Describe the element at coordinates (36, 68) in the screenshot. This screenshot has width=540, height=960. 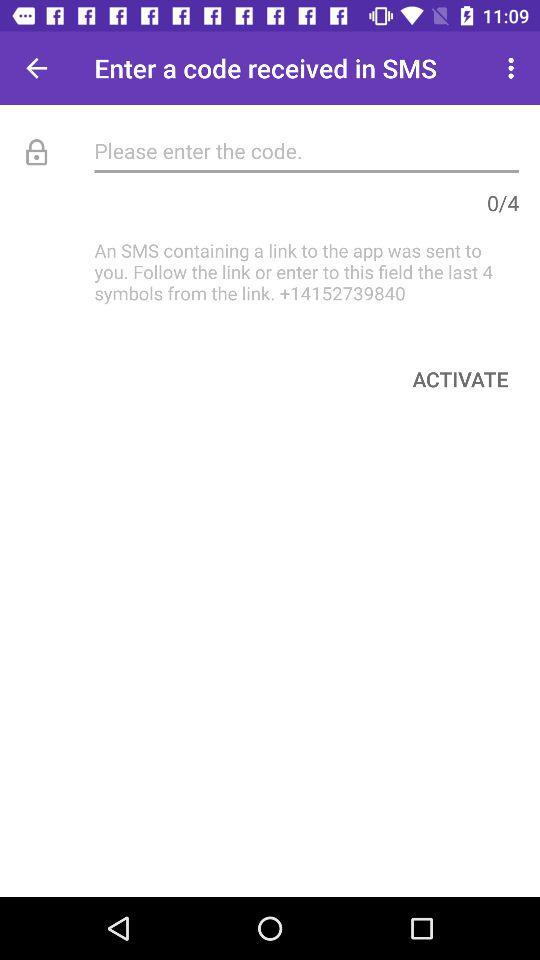
I see `go back` at that location.